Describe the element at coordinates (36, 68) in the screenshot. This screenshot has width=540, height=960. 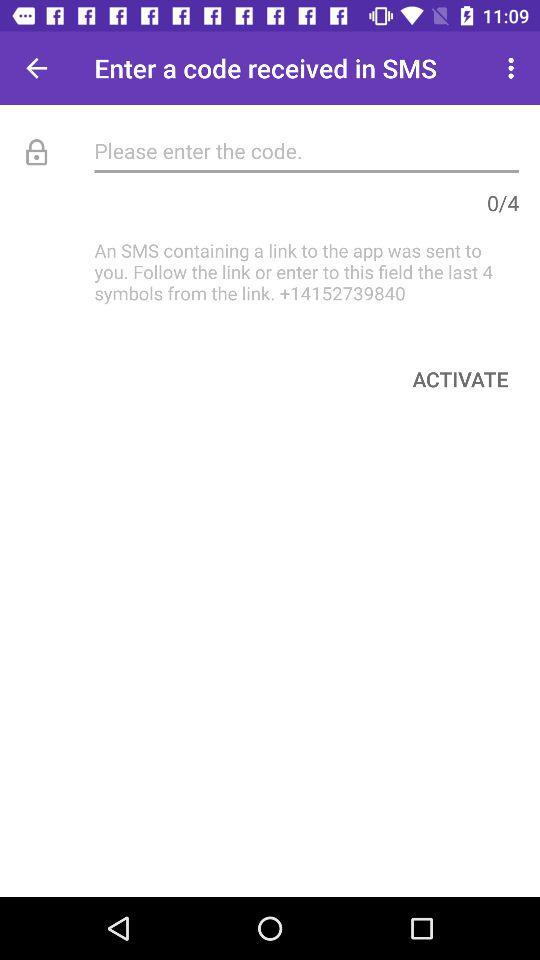
I see `go back` at that location.